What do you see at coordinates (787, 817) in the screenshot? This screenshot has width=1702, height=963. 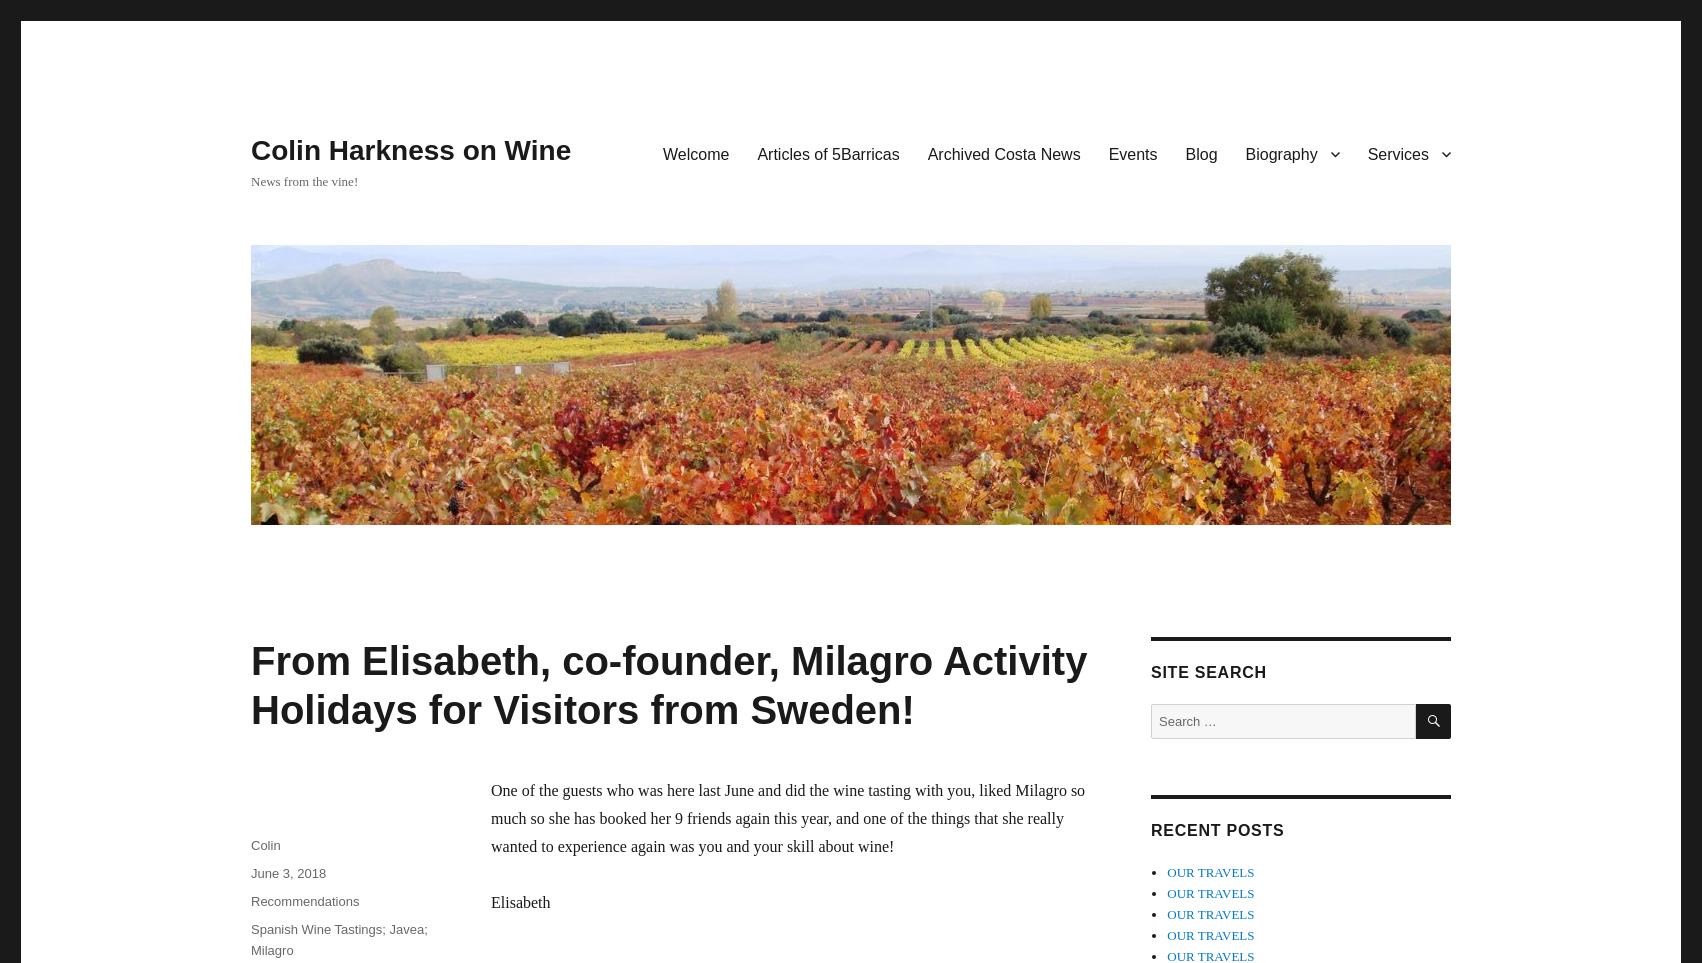 I see `'One of the guests who was here last June and did the wine tasting with you, liked Milagro so much so she has booked her 9 friends again this year, and one of the things that she really wanted to experience again was you and your skill about wine!'` at bounding box center [787, 817].